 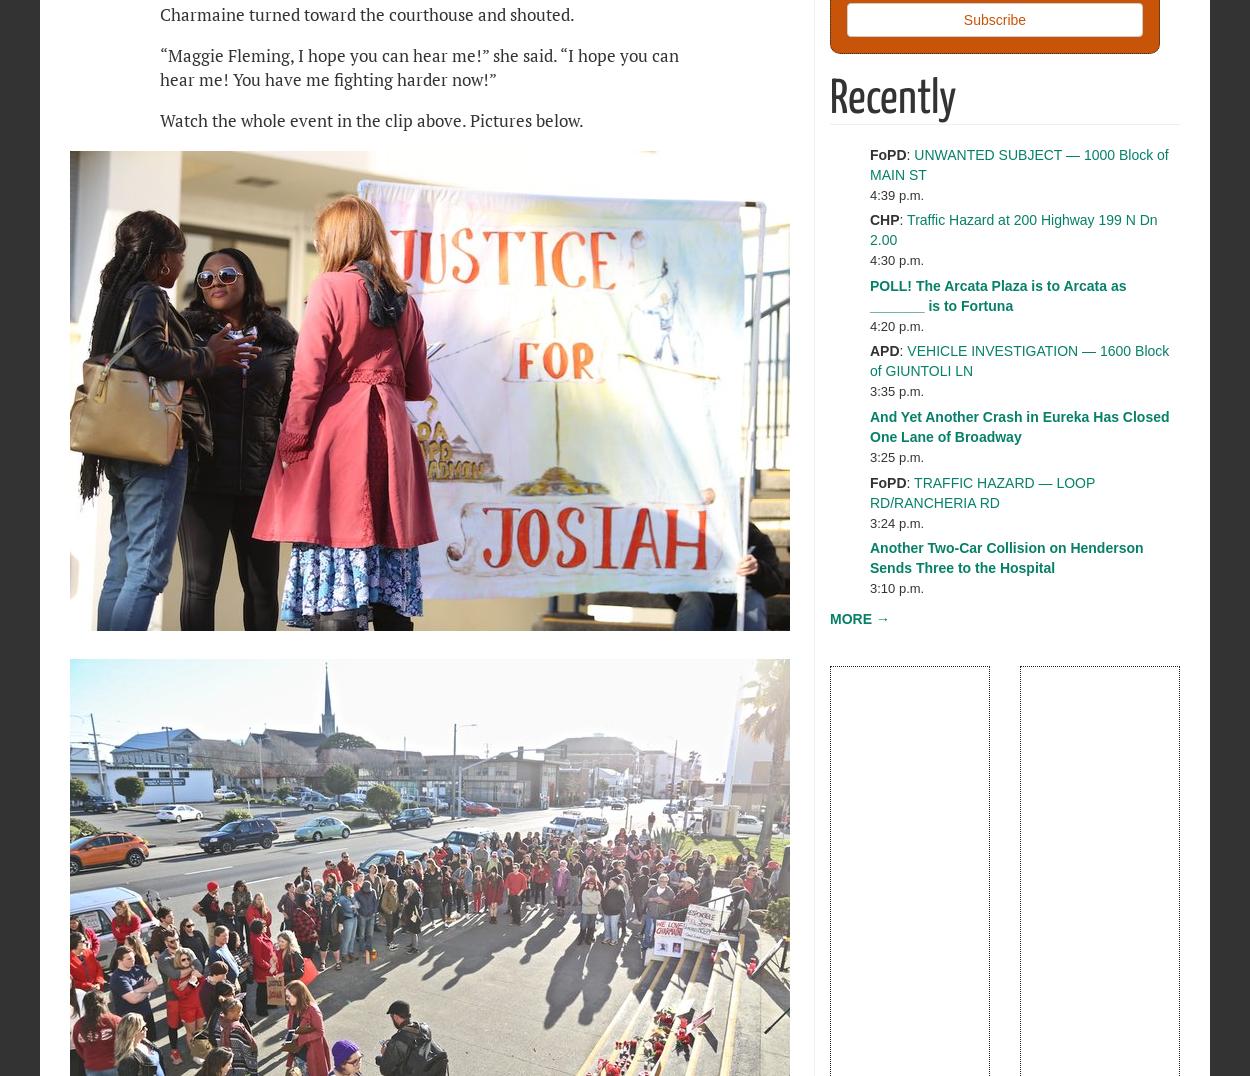 I want to click on 'TRAFFIC HAZARD — LOOP RD/RANCHERIA RD', so click(x=868, y=490).